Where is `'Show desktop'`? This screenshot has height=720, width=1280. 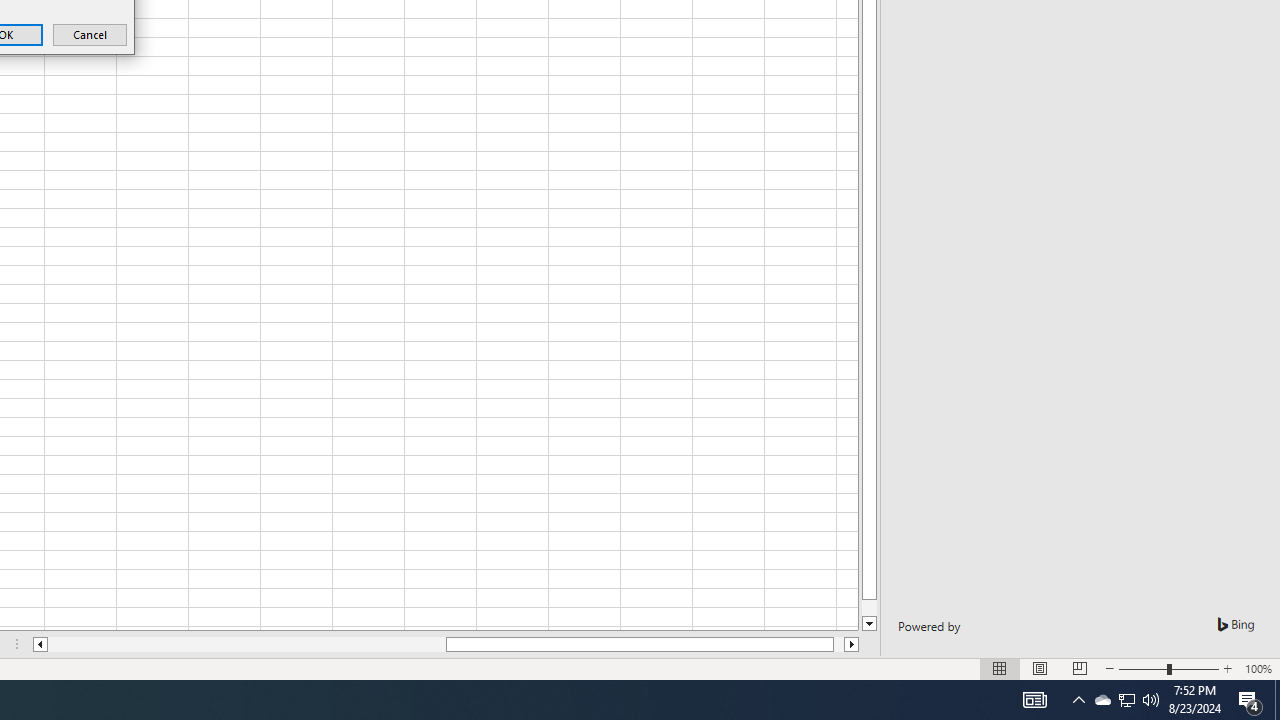 'Show desktop' is located at coordinates (1250, 698).